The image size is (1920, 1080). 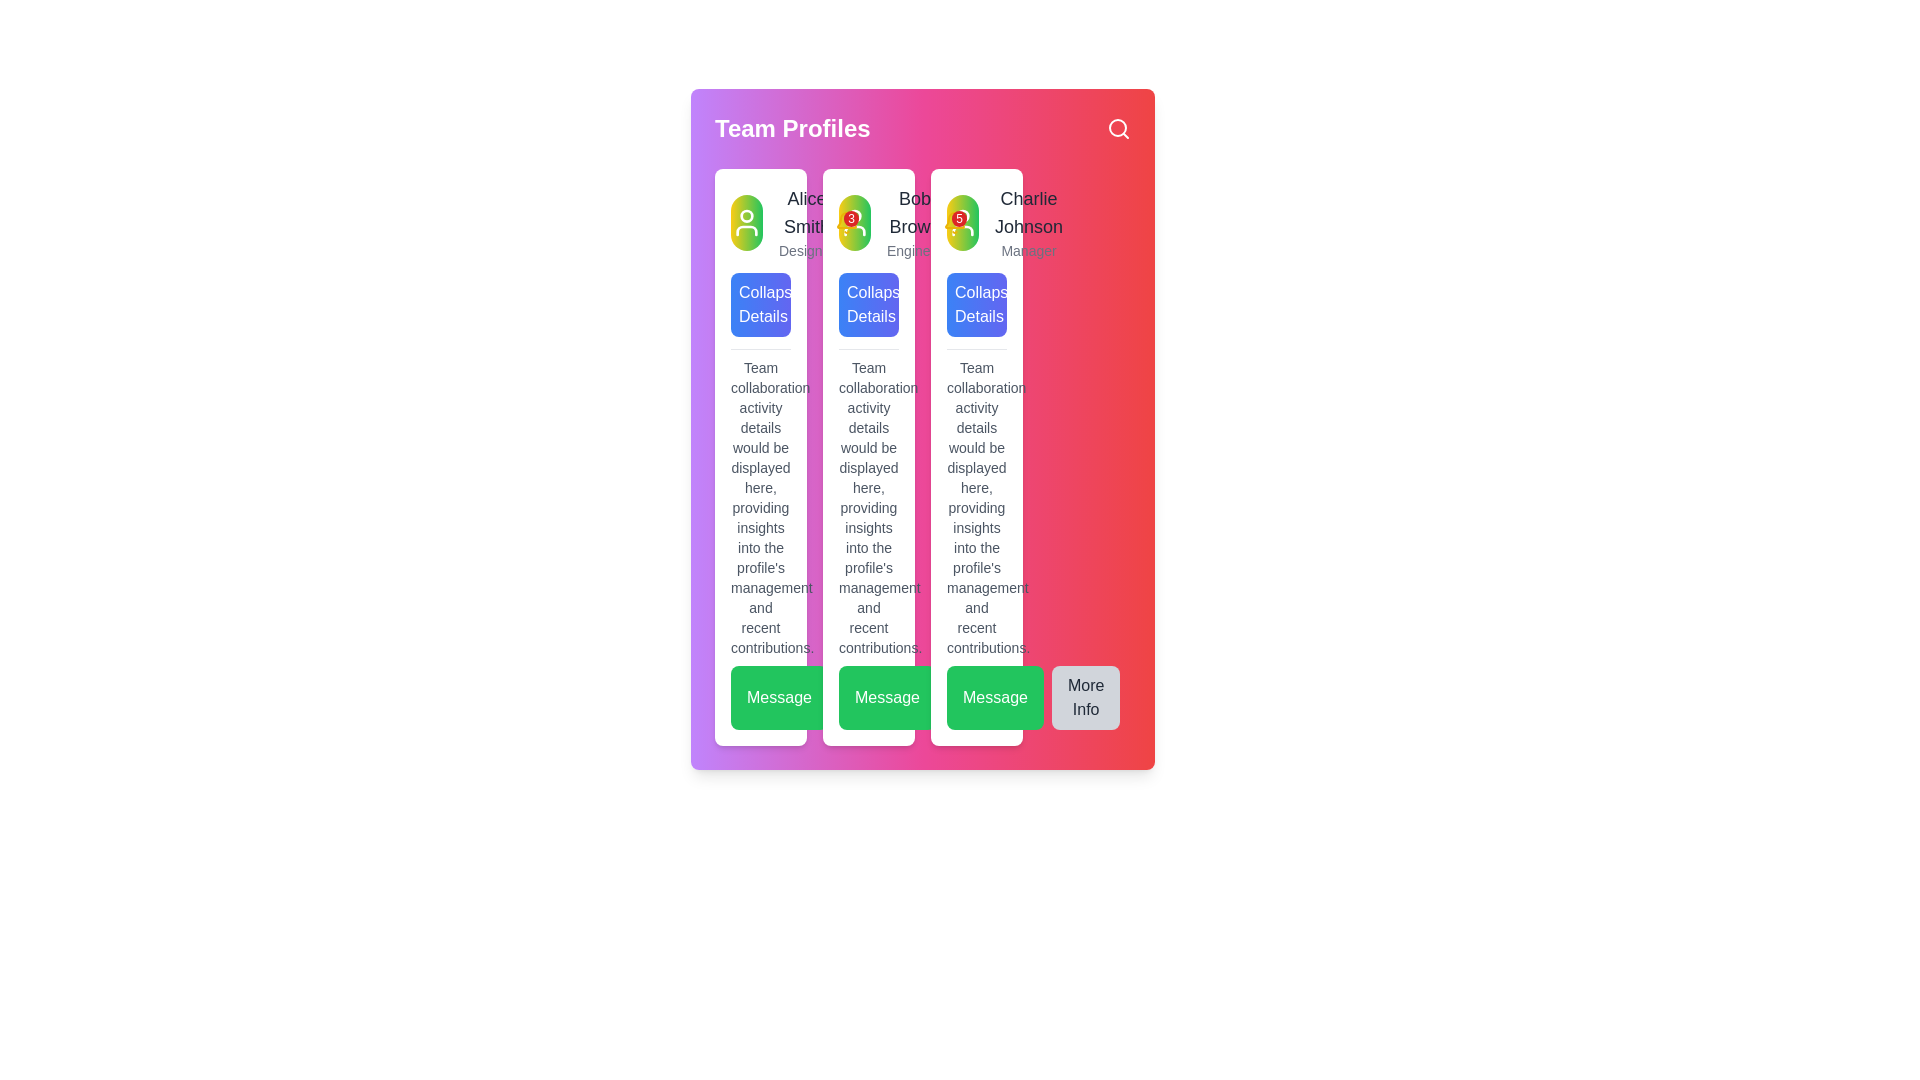 I want to click on text displayed as 'Alice Smith' in a large font and 'Designer' in a smaller font located under the profile picture icon in the 'Team Profiles' section, so click(x=806, y=223).